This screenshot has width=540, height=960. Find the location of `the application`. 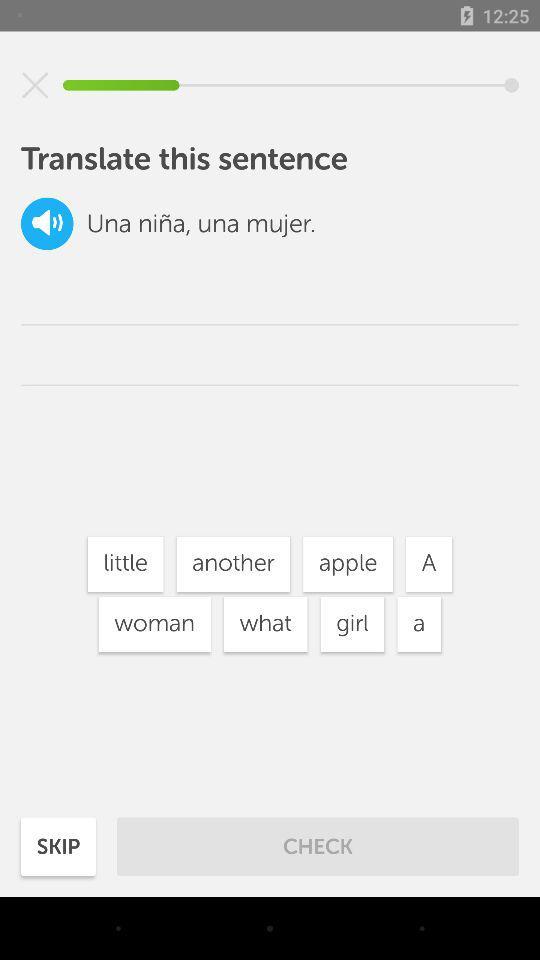

the application is located at coordinates (35, 85).